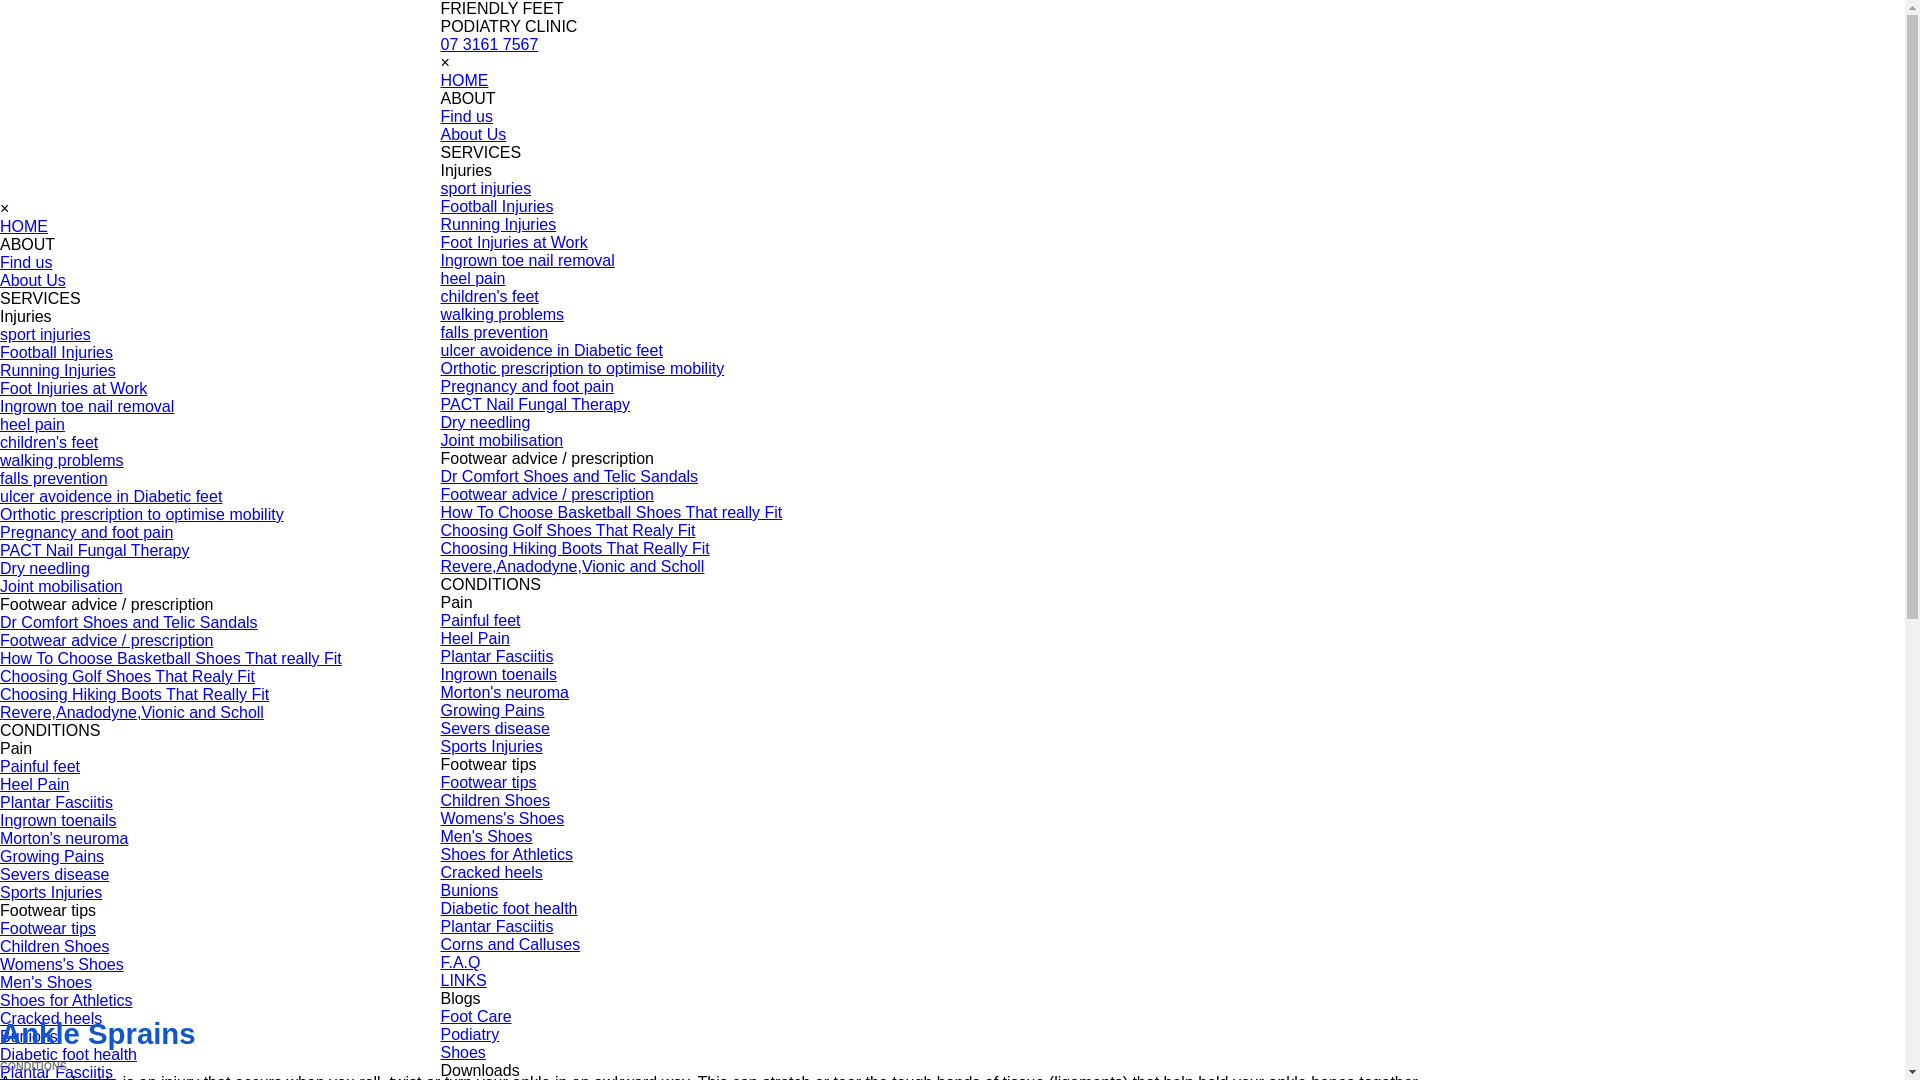  Describe the element at coordinates (509, 944) in the screenshot. I see `'Corns and Calluses'` at that location.